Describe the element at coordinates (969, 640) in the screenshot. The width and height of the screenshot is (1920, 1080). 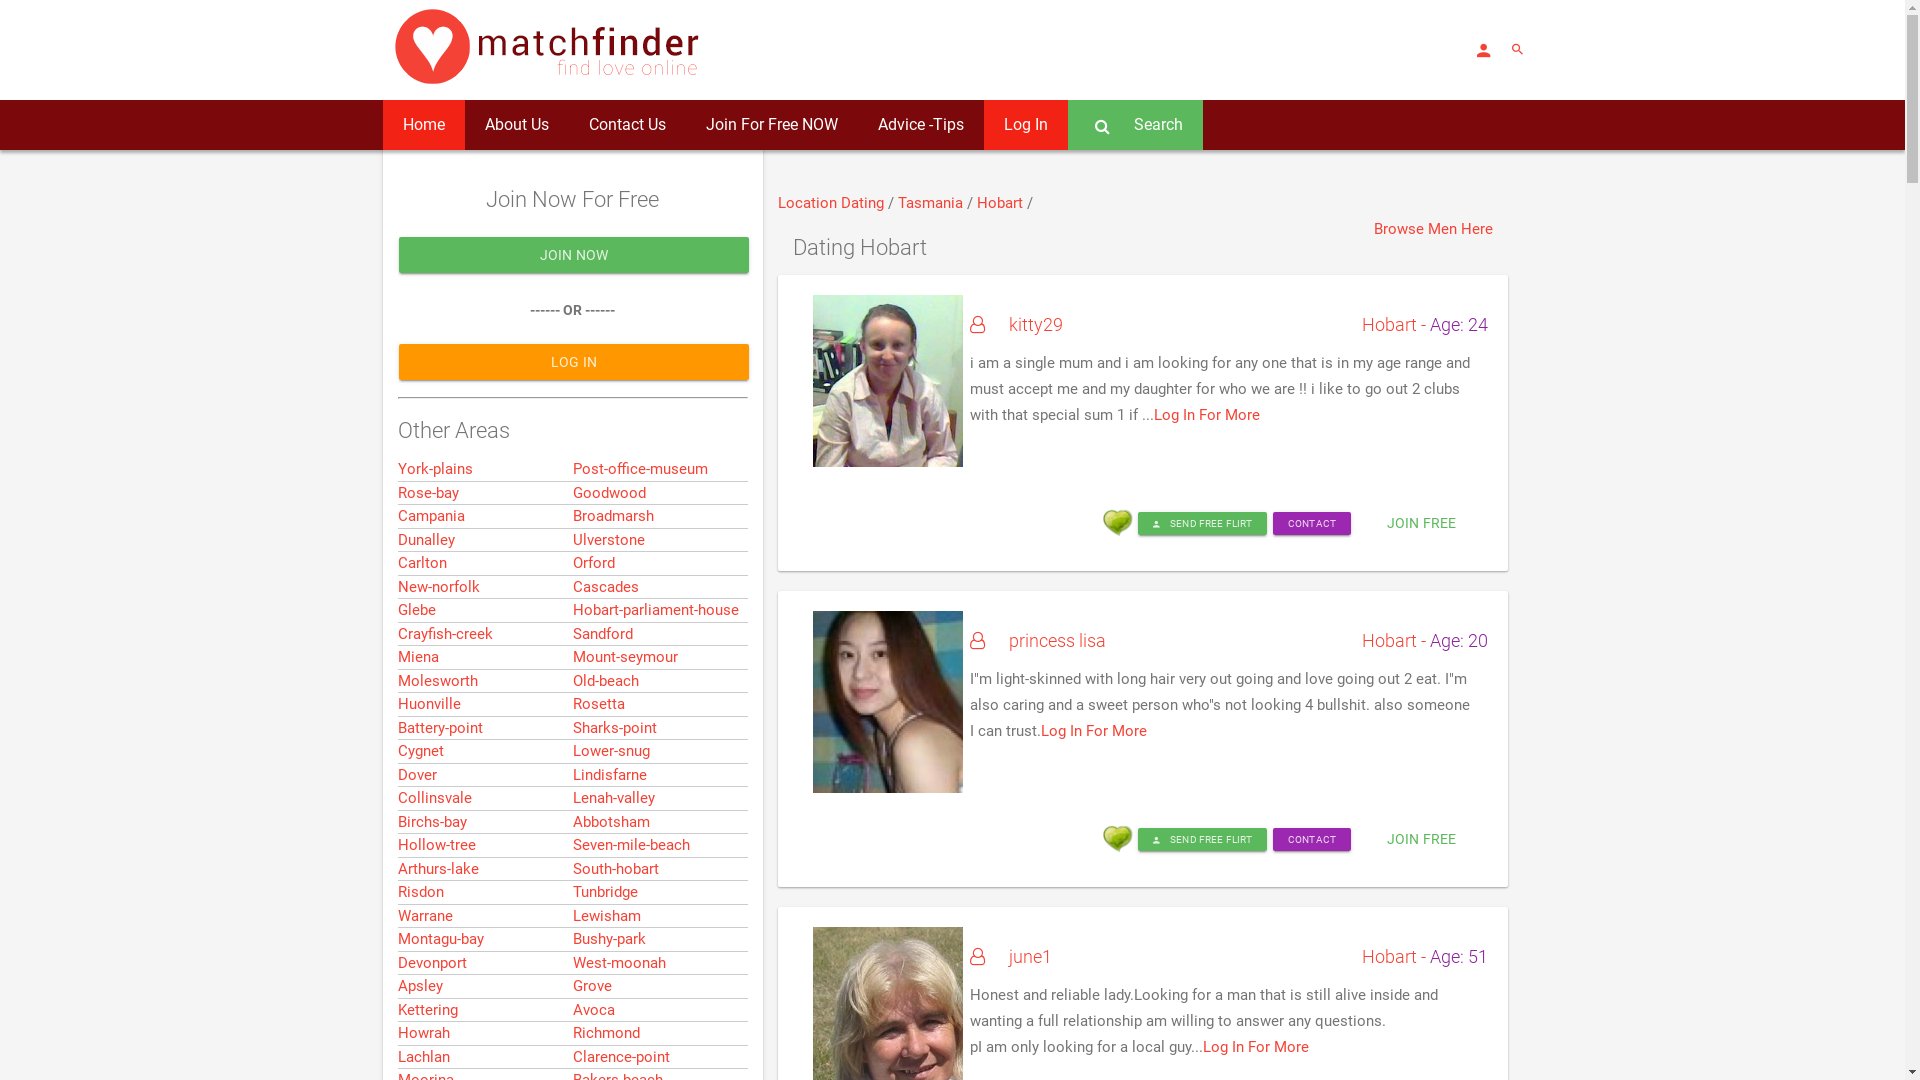
I see `'princess lisa'` at that location.